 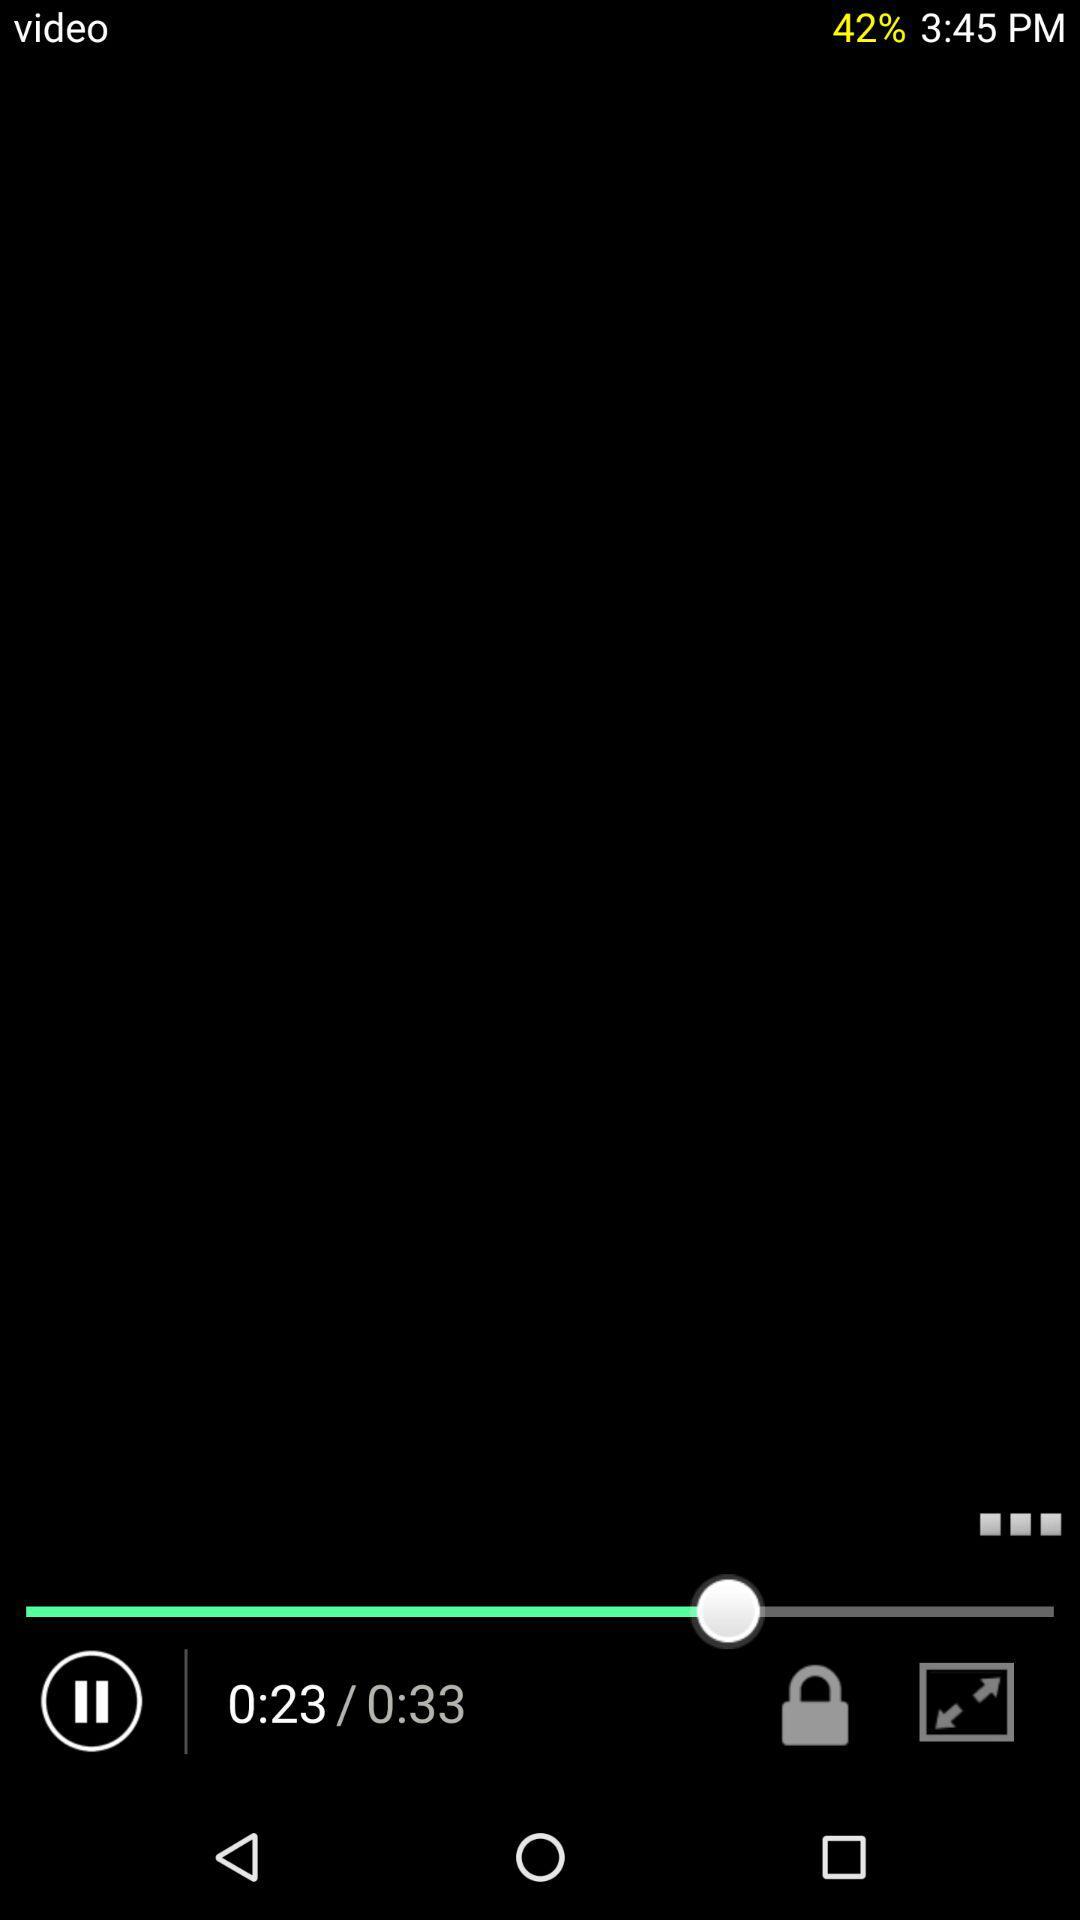 What do you see at coordinates (92, 1821) in the screenshot?
I see `the pause icon` at bounding box center [92, 1821].